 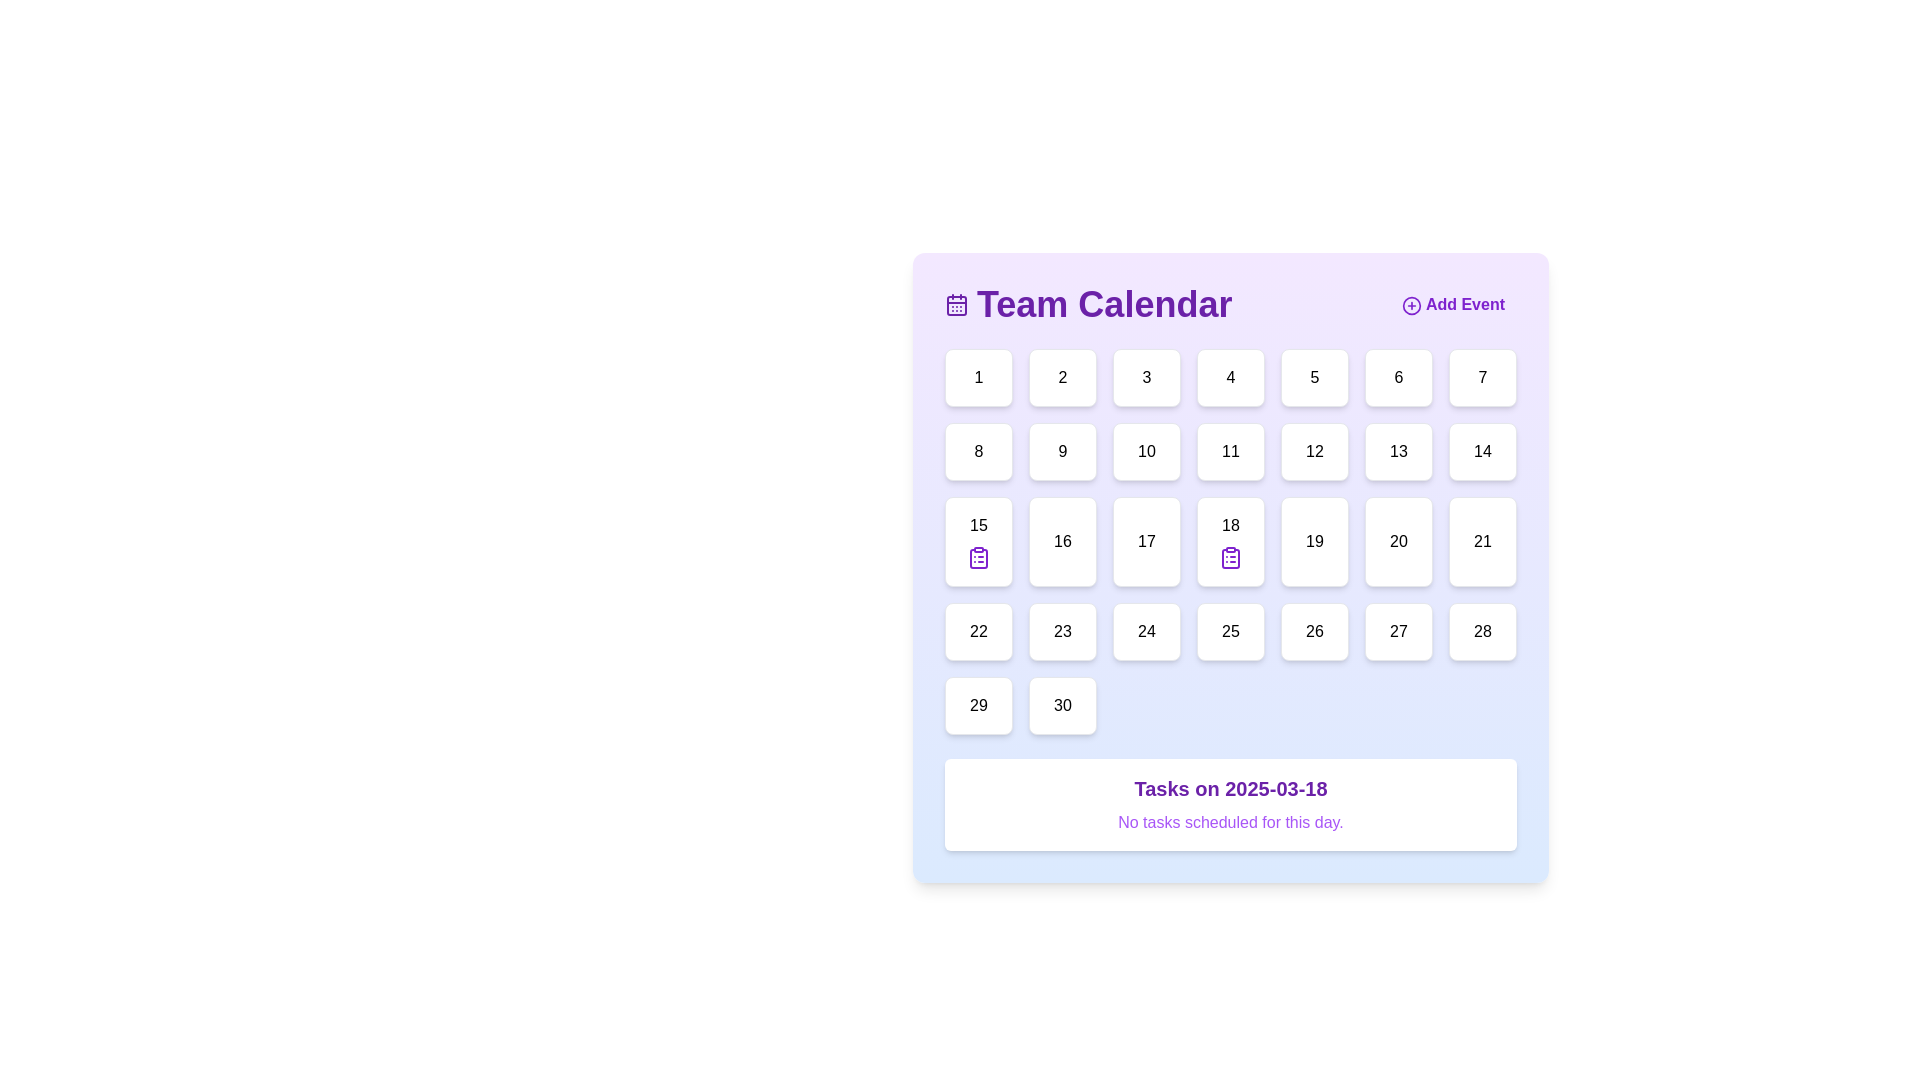 What do you see at coordinates (1147, 632) in the screenshot?
I see `the white rounded rectangular button labeled '24' located in the last row, fourth column of the calendar layout` at bounding box center [1147, 632].